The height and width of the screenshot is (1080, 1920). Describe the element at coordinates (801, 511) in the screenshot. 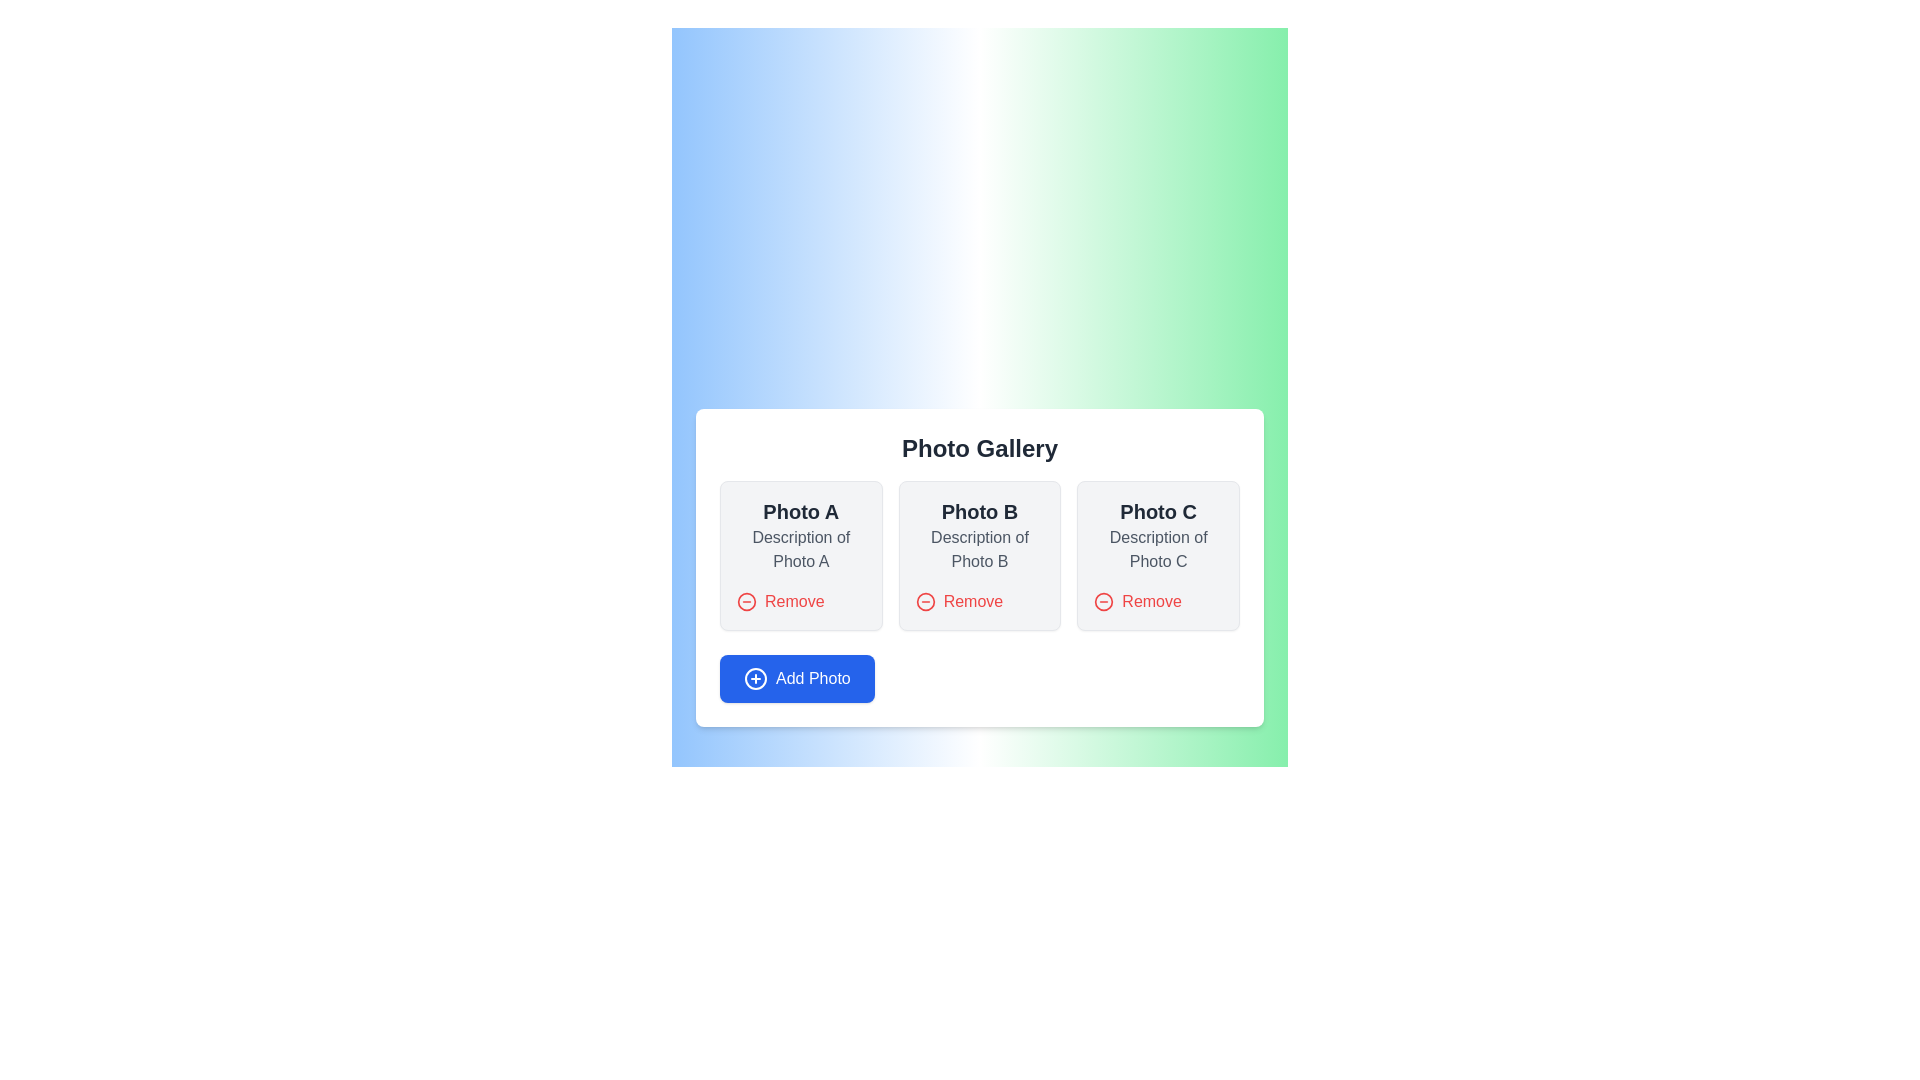

I see `the 'Photo A' heading, which is styled with a large, bold font in dark gray, located at the top of the first card in the Photo Gallery` at that location.